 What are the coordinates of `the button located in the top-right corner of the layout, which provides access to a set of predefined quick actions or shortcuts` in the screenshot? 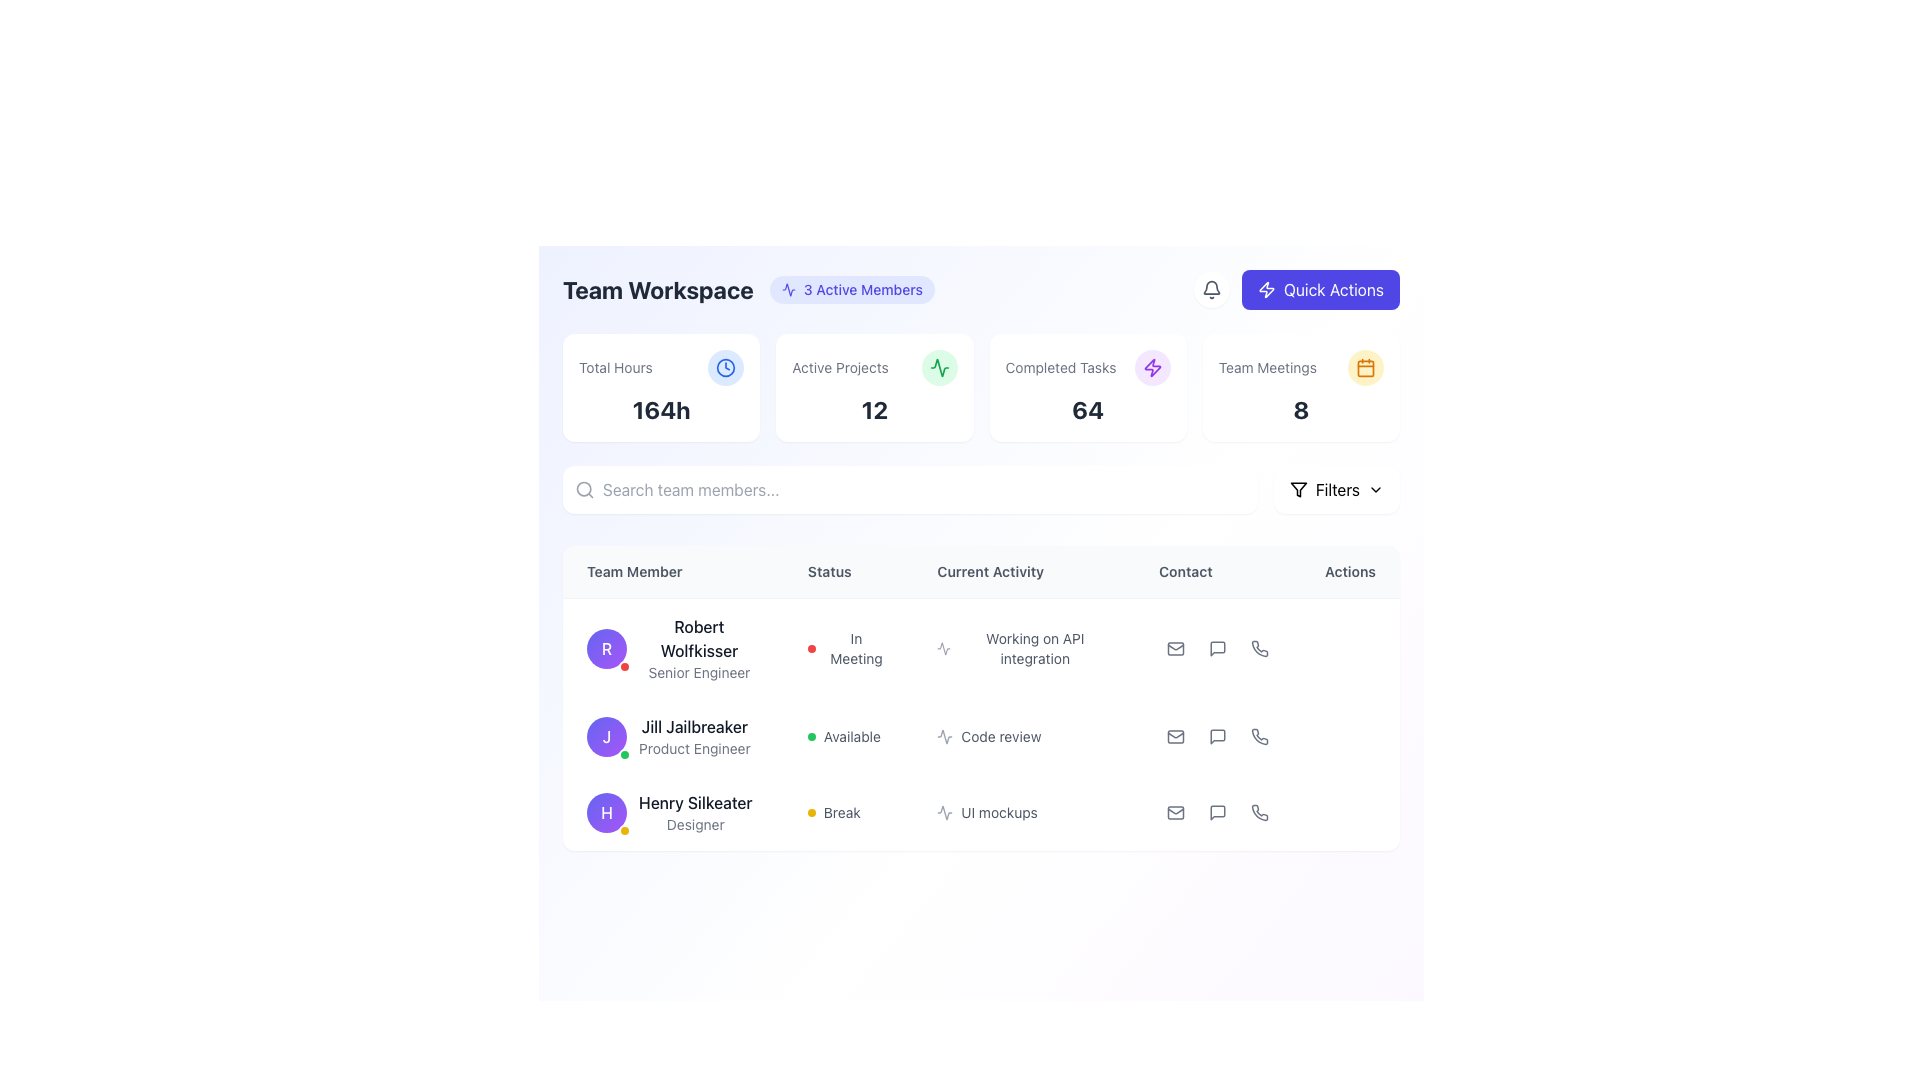 It's located at (1296, 289).